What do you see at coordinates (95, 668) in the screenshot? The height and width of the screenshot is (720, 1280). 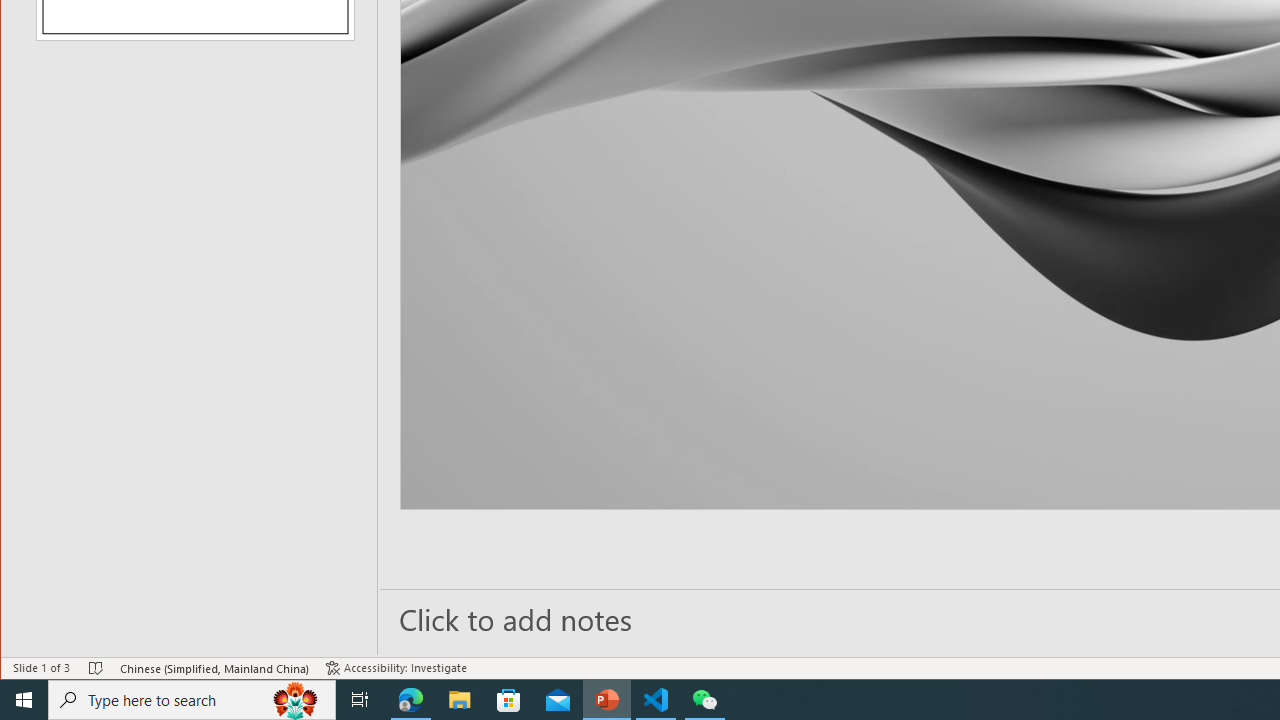 I see `'Spell Check No Errors'` at bounding box center [95, 668].